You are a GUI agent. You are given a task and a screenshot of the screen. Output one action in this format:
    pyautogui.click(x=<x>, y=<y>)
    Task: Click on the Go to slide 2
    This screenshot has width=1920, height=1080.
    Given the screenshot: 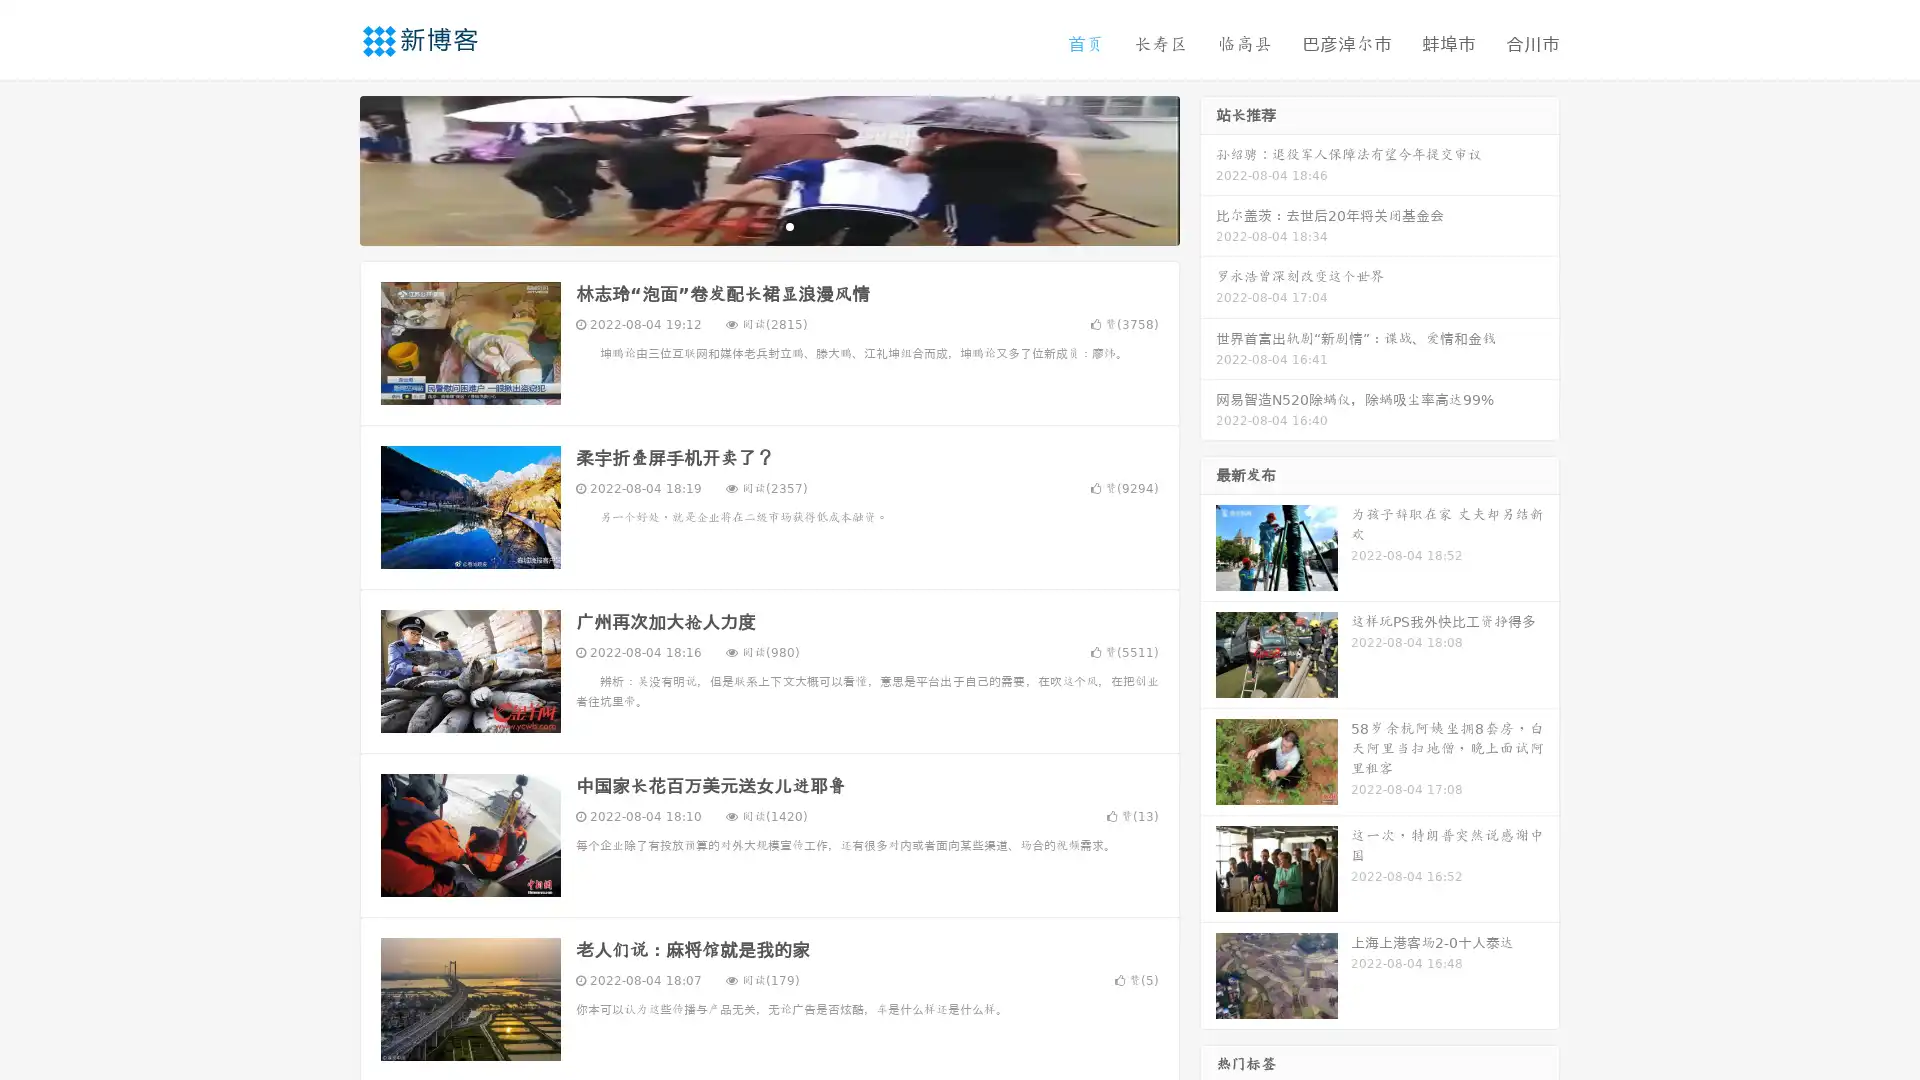 What is the action you would take?
    pyautogui.click(x=768, y=225)
    